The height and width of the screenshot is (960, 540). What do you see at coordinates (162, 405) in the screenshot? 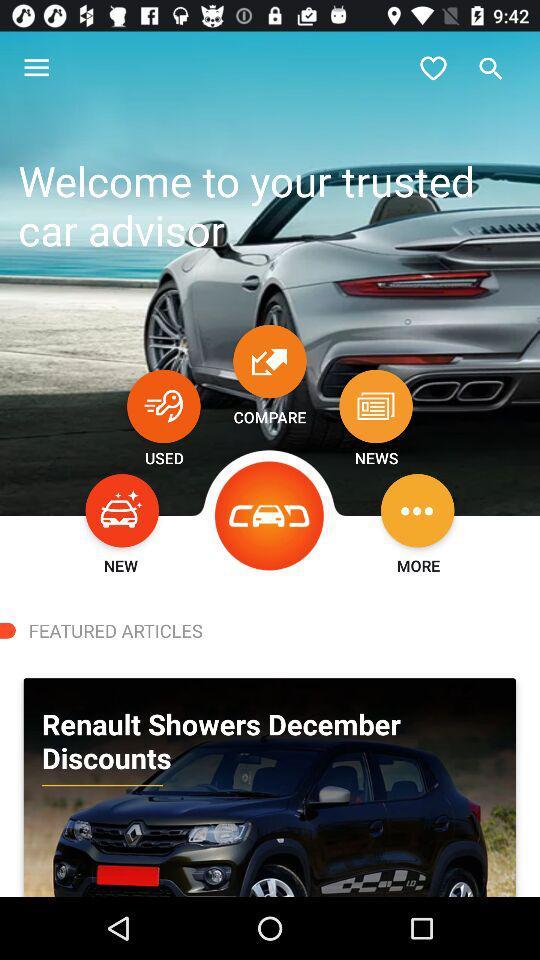
I see `icon below welcome to your item` at bounding box center [162, 405].